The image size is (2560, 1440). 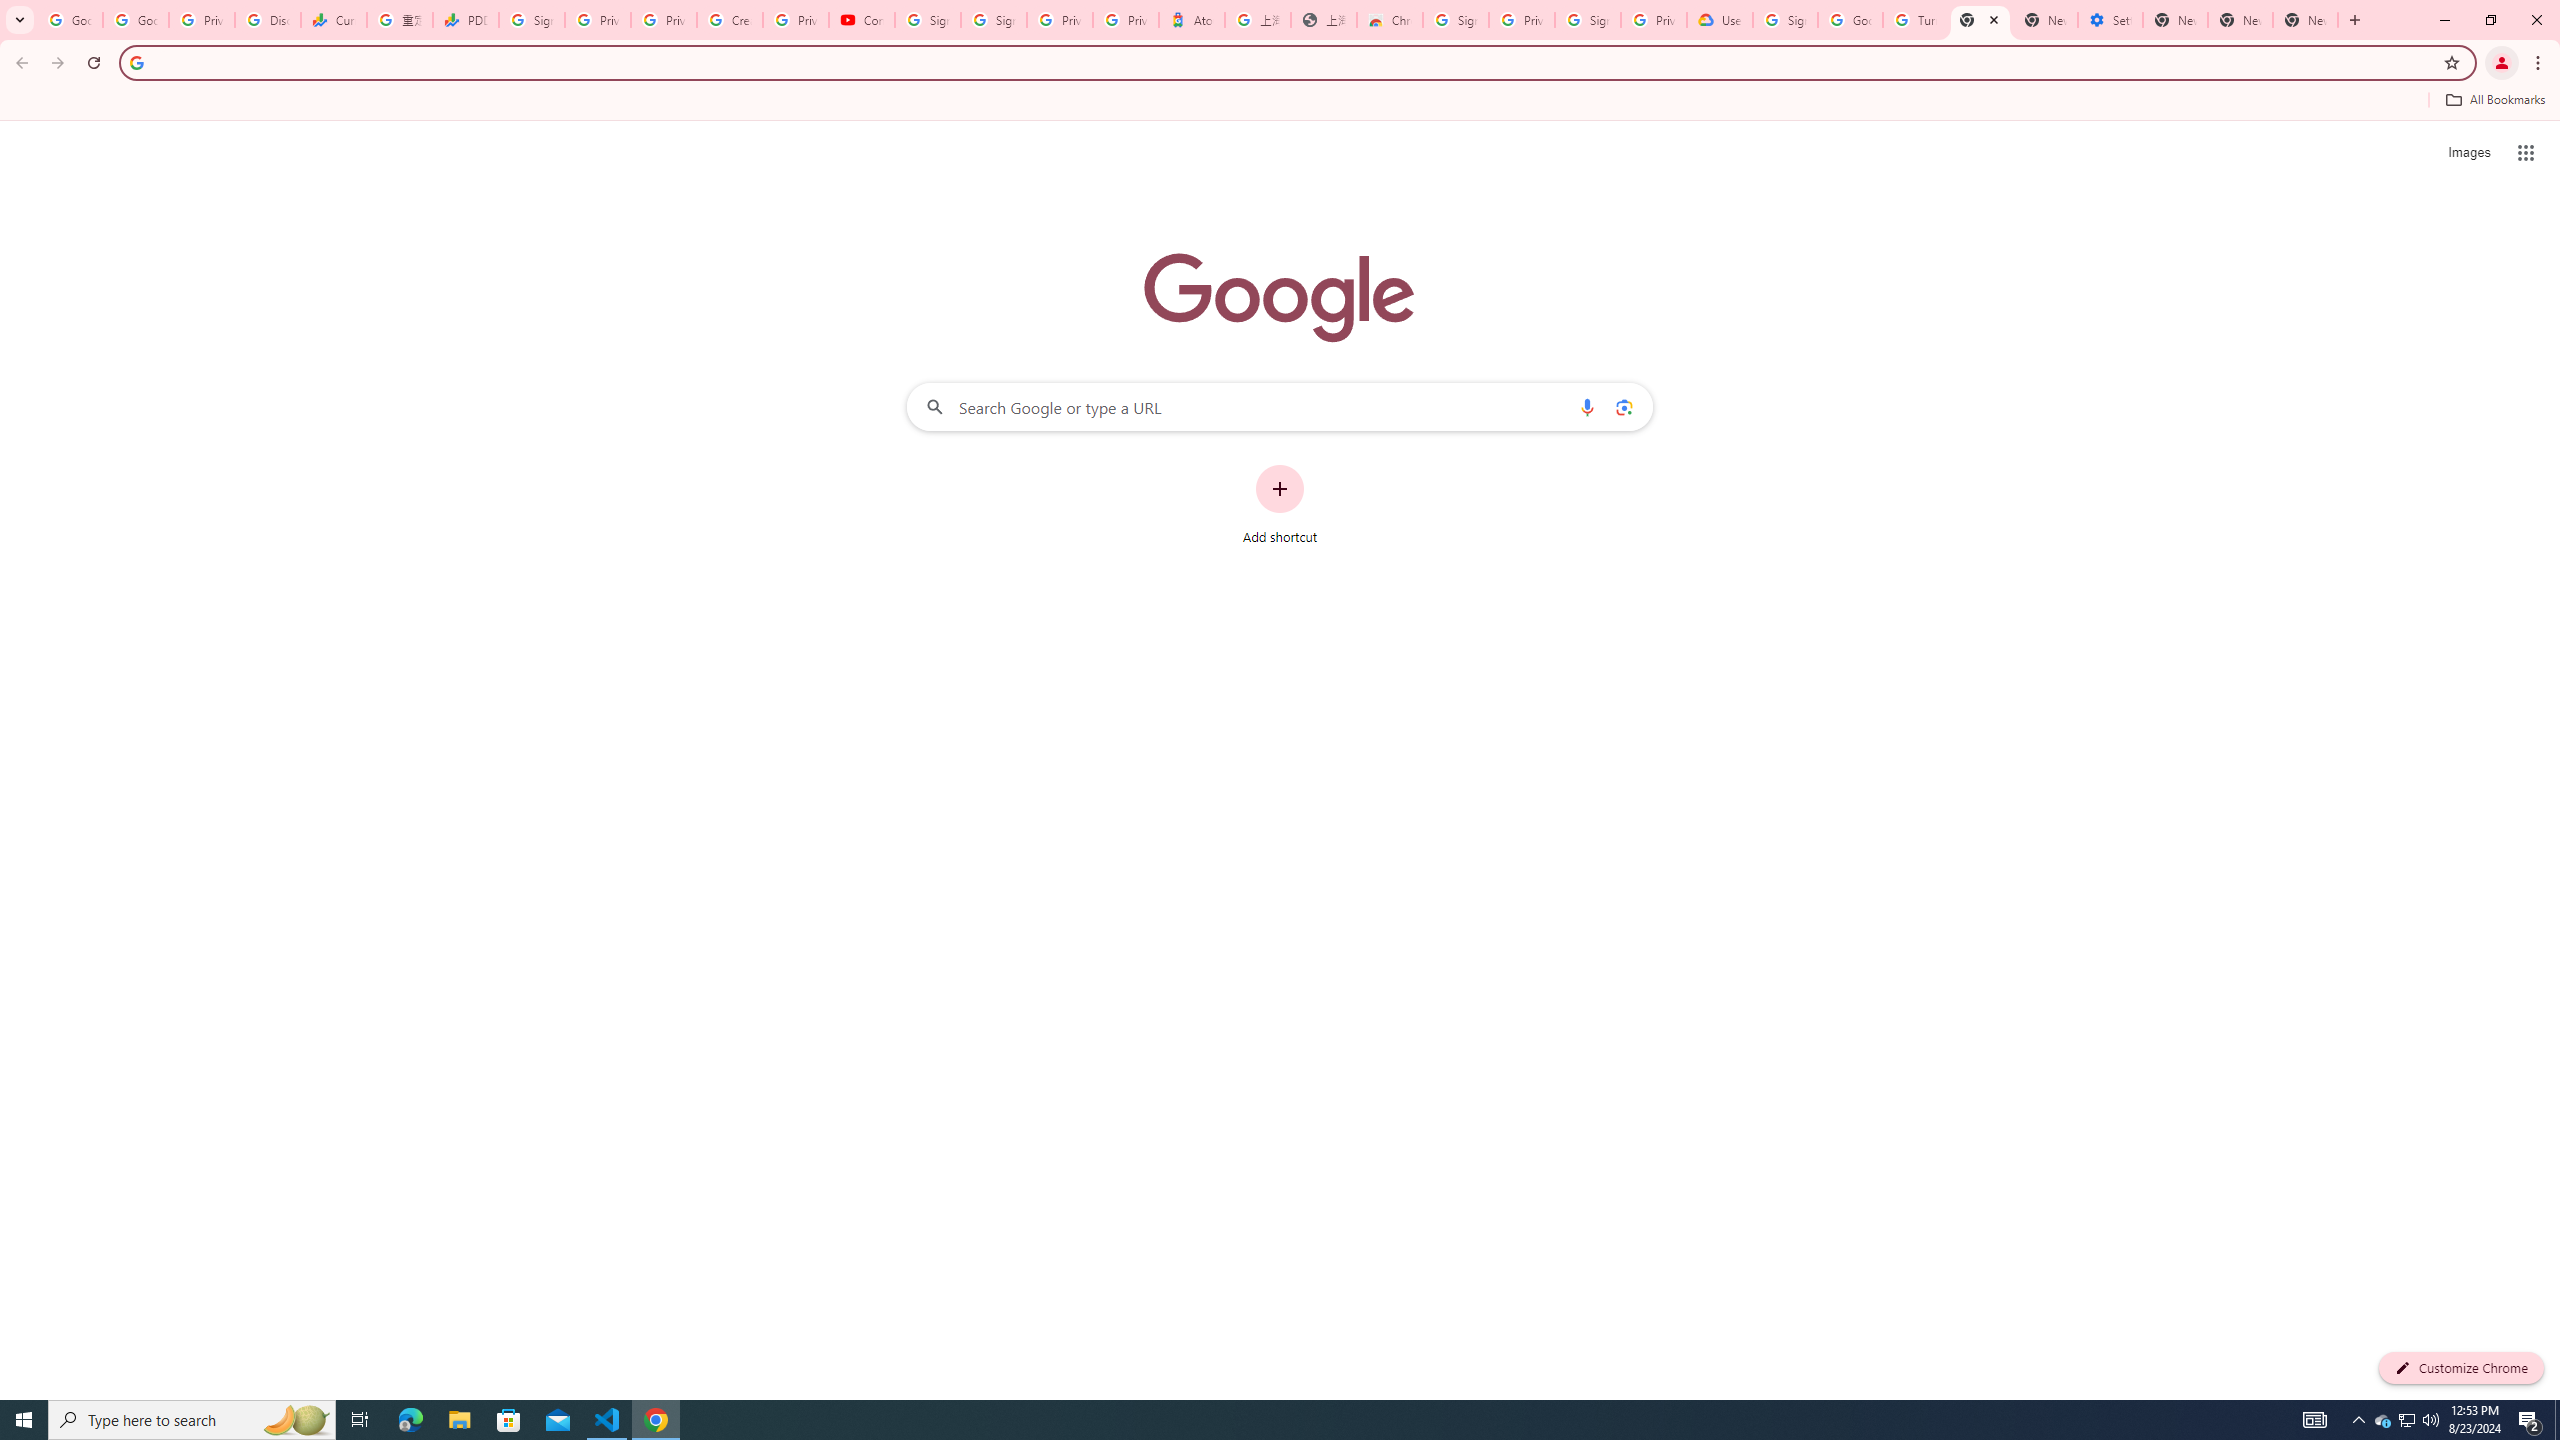 What do you see at coordinates (2109, 19) in the screenshot?
I see `'Settings - System'` at bounding box center [2109, 19].